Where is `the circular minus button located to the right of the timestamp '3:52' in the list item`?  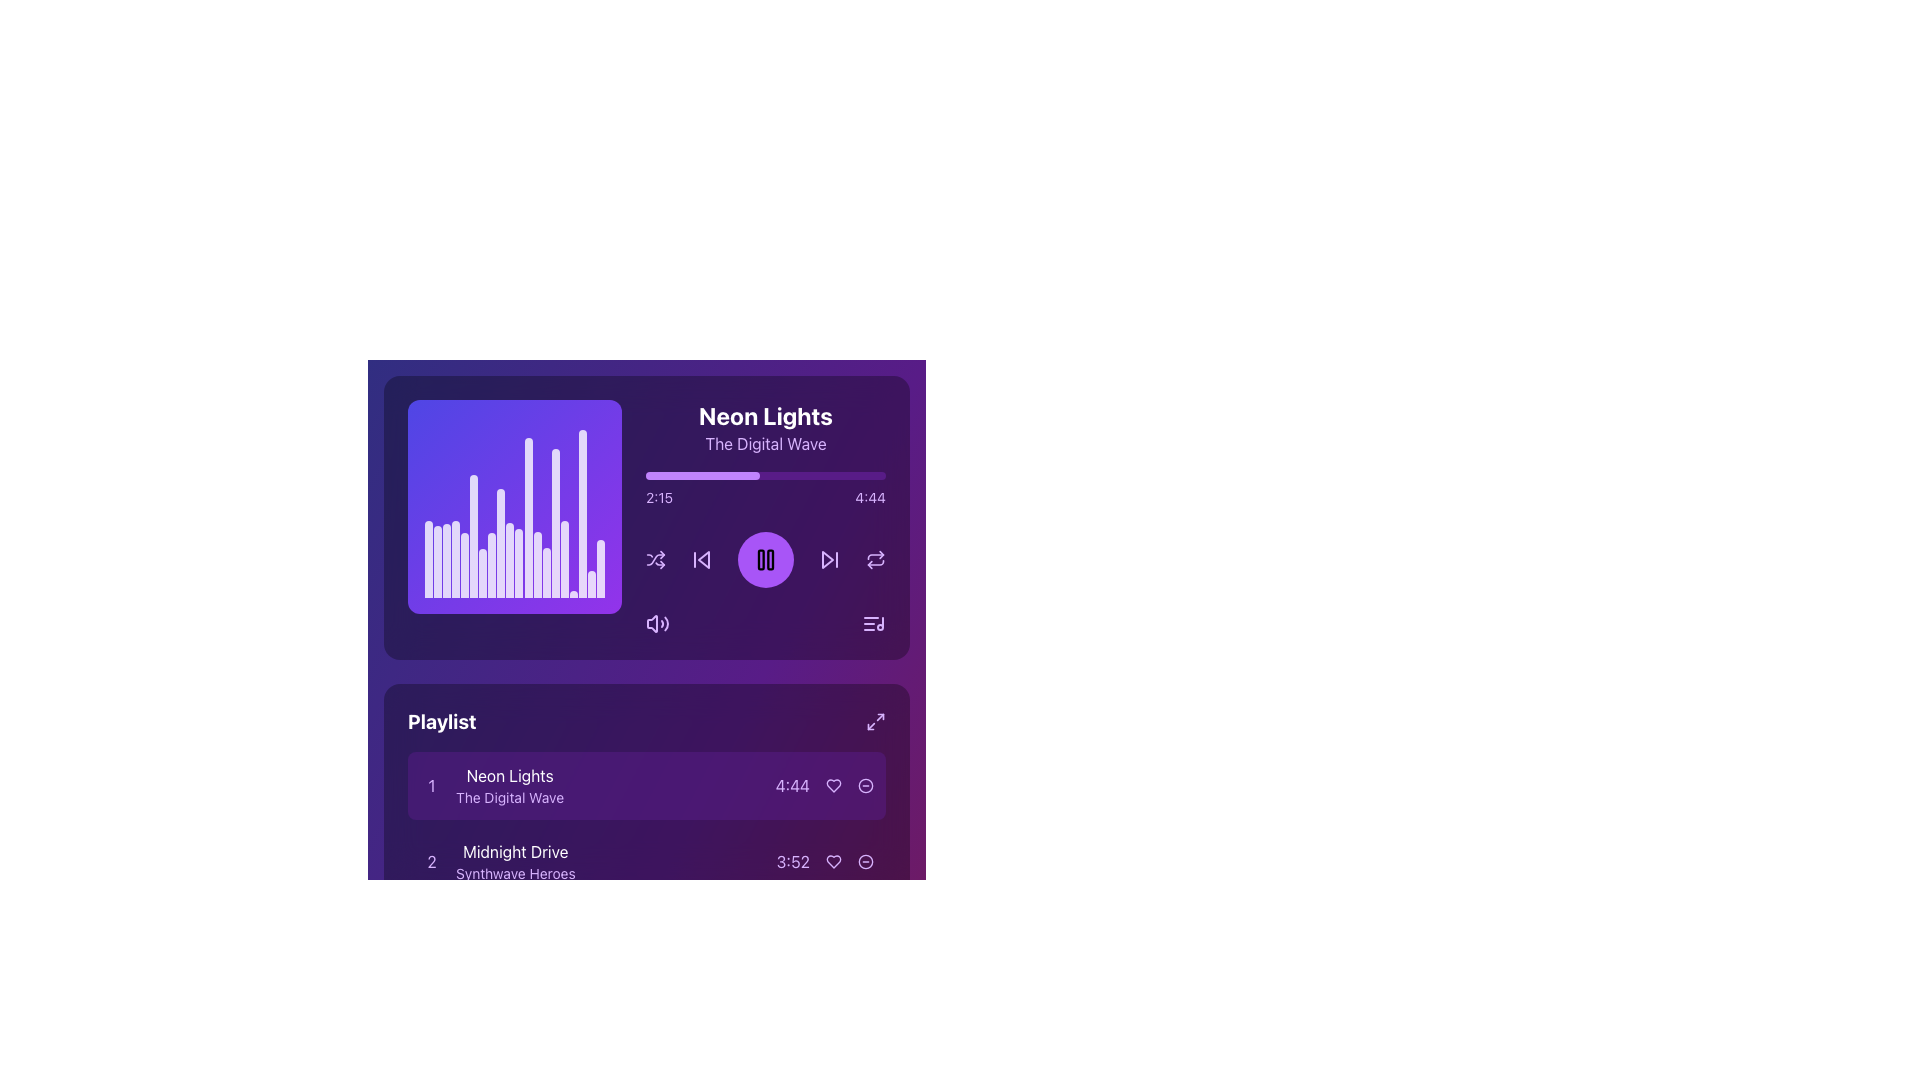 the circular minus button located to the right of the timestamp '3:52' in the list item is located at coordinates (865, 860).